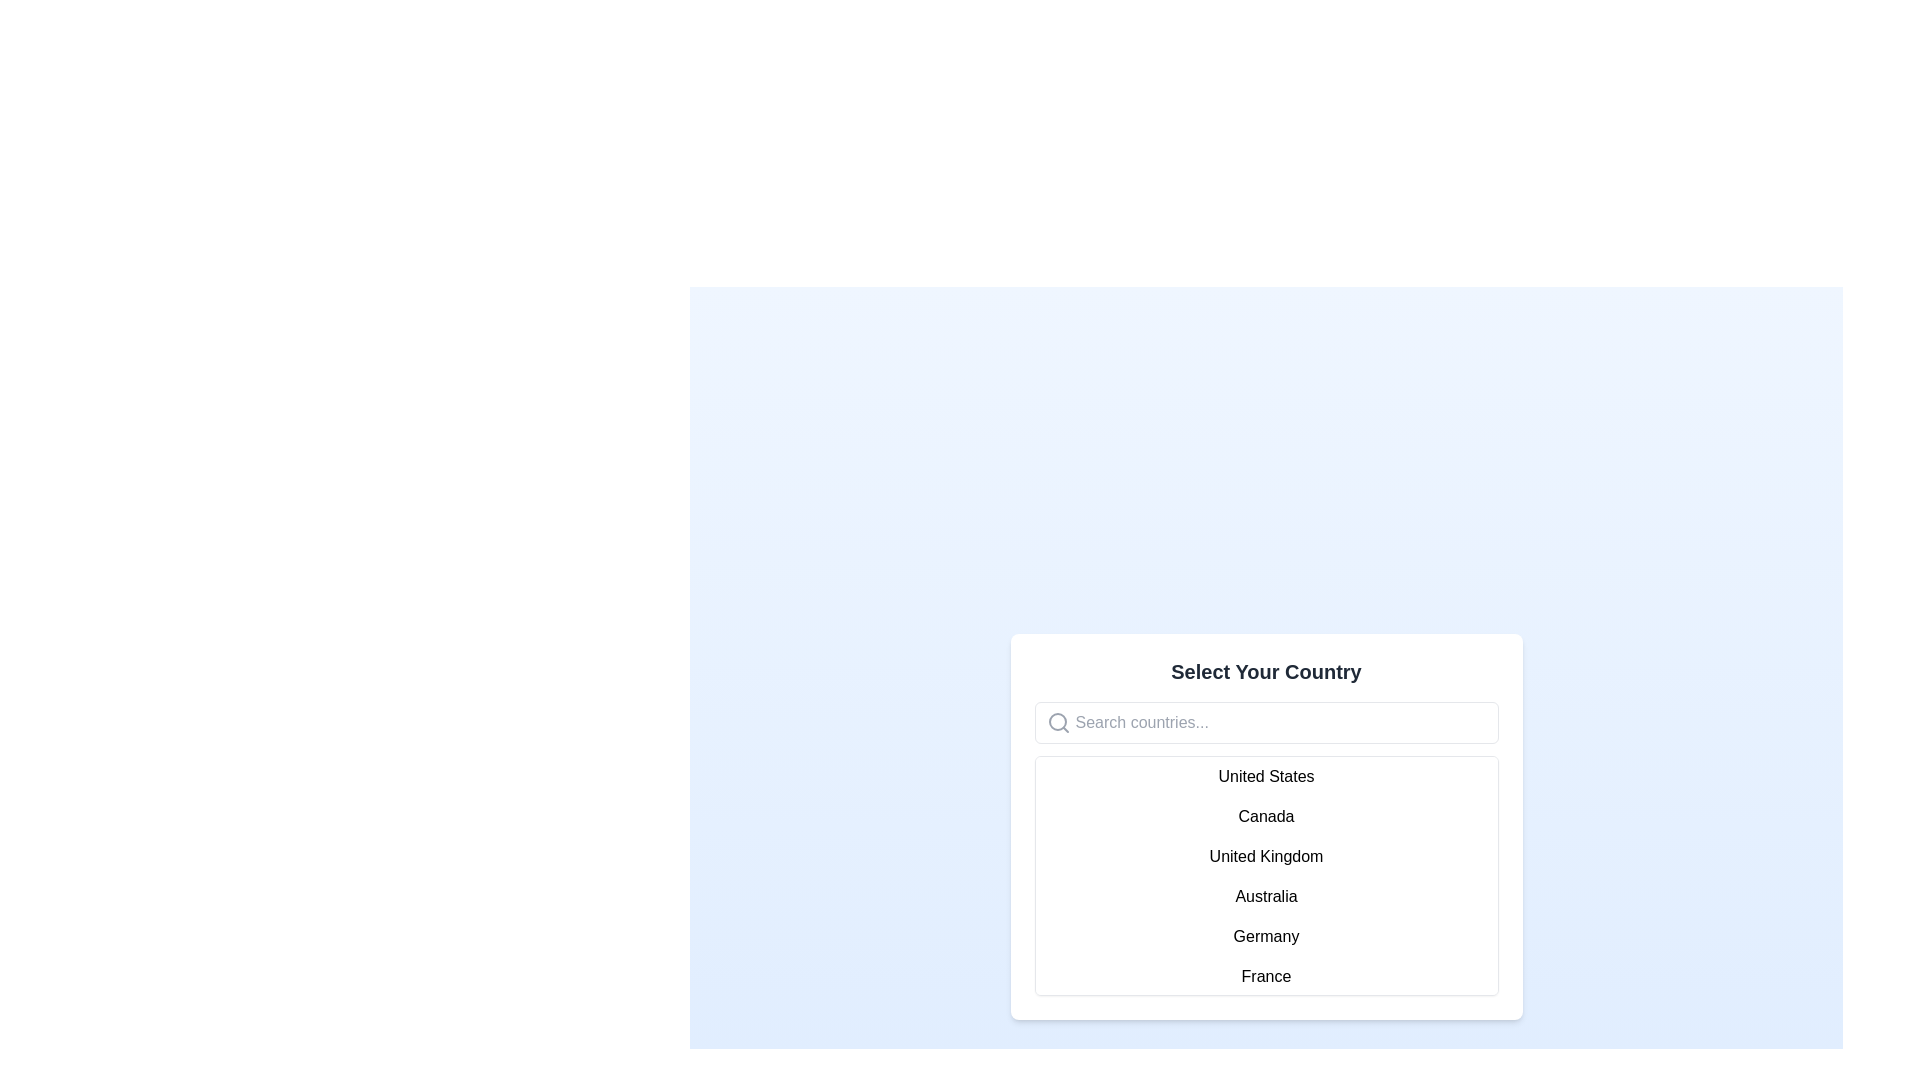  What do you see at coordinates (1265, 975) in the screenshot?
I see `the selectable text item labeled 'France' within the dropdown list` at bounding box center [1265, 975].